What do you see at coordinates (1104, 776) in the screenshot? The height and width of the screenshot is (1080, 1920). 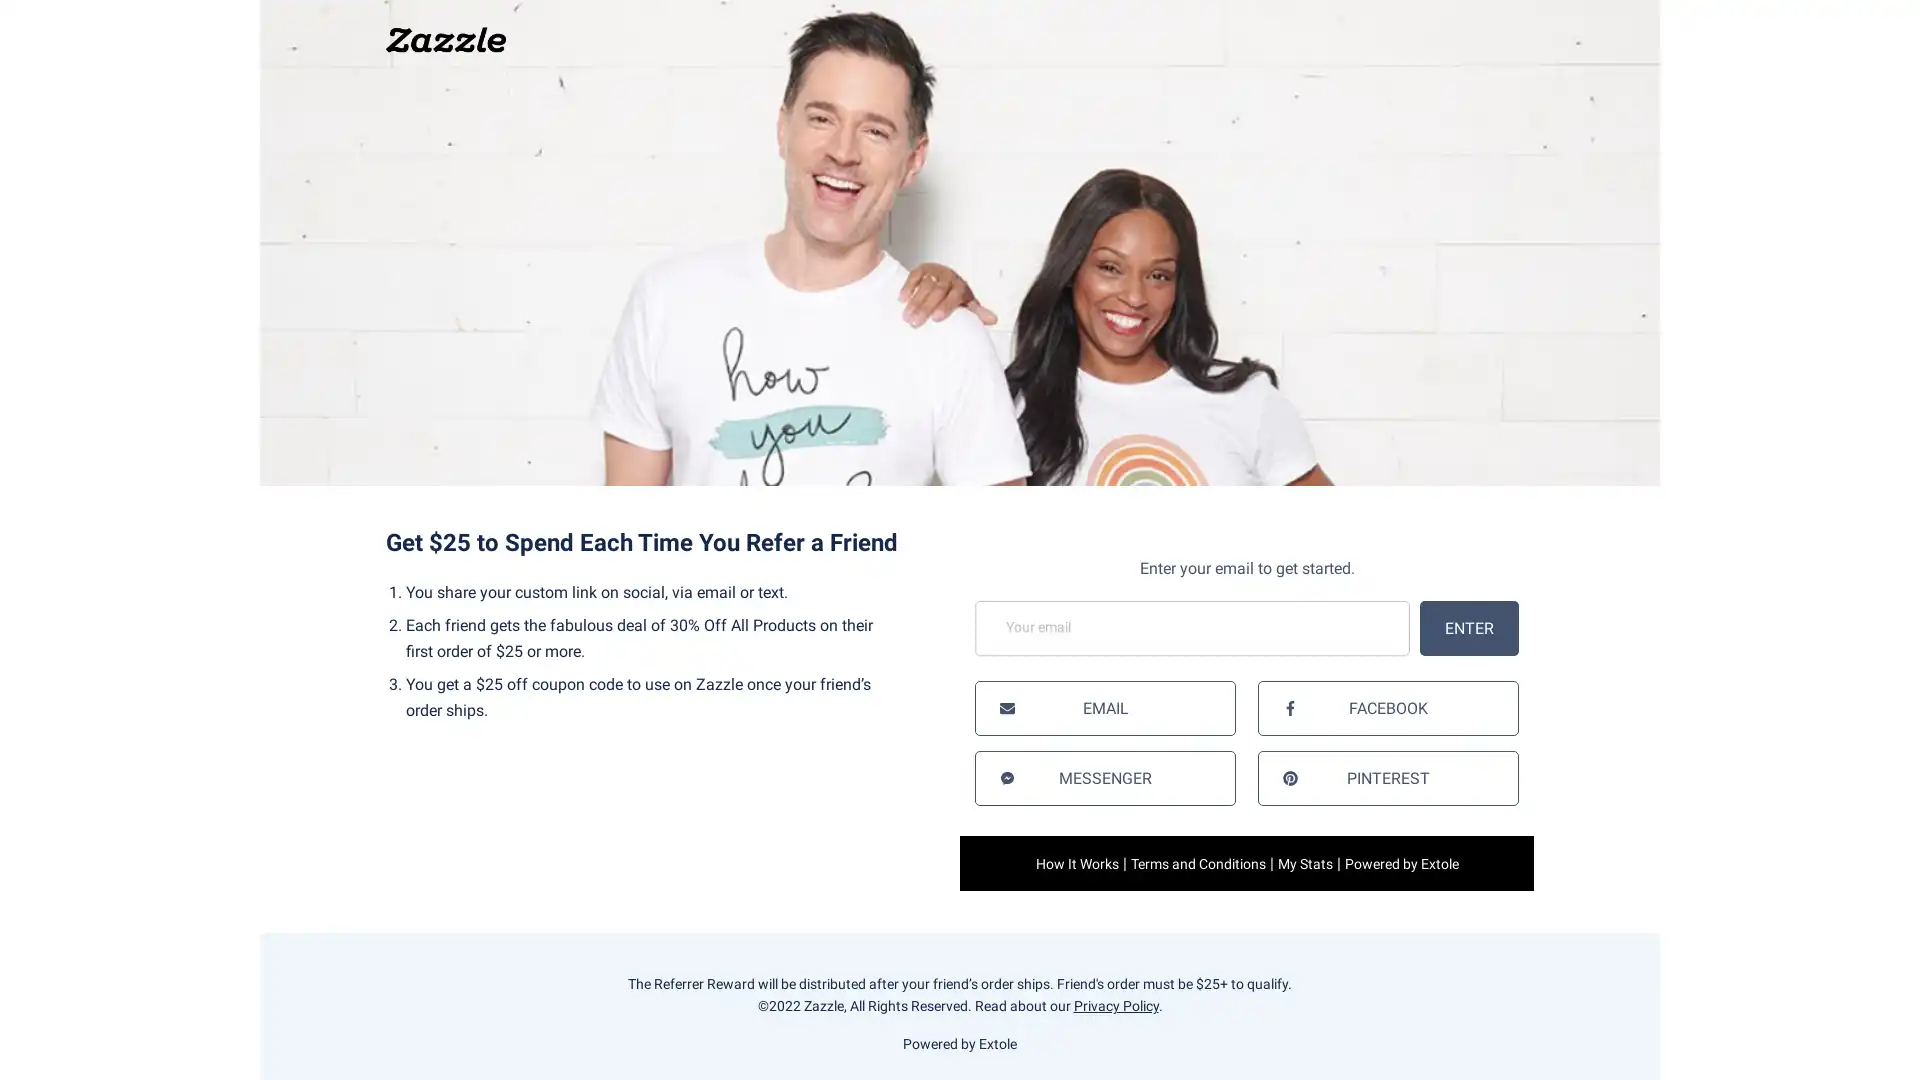 I see `messenger` at bounding box center [1104, 776].